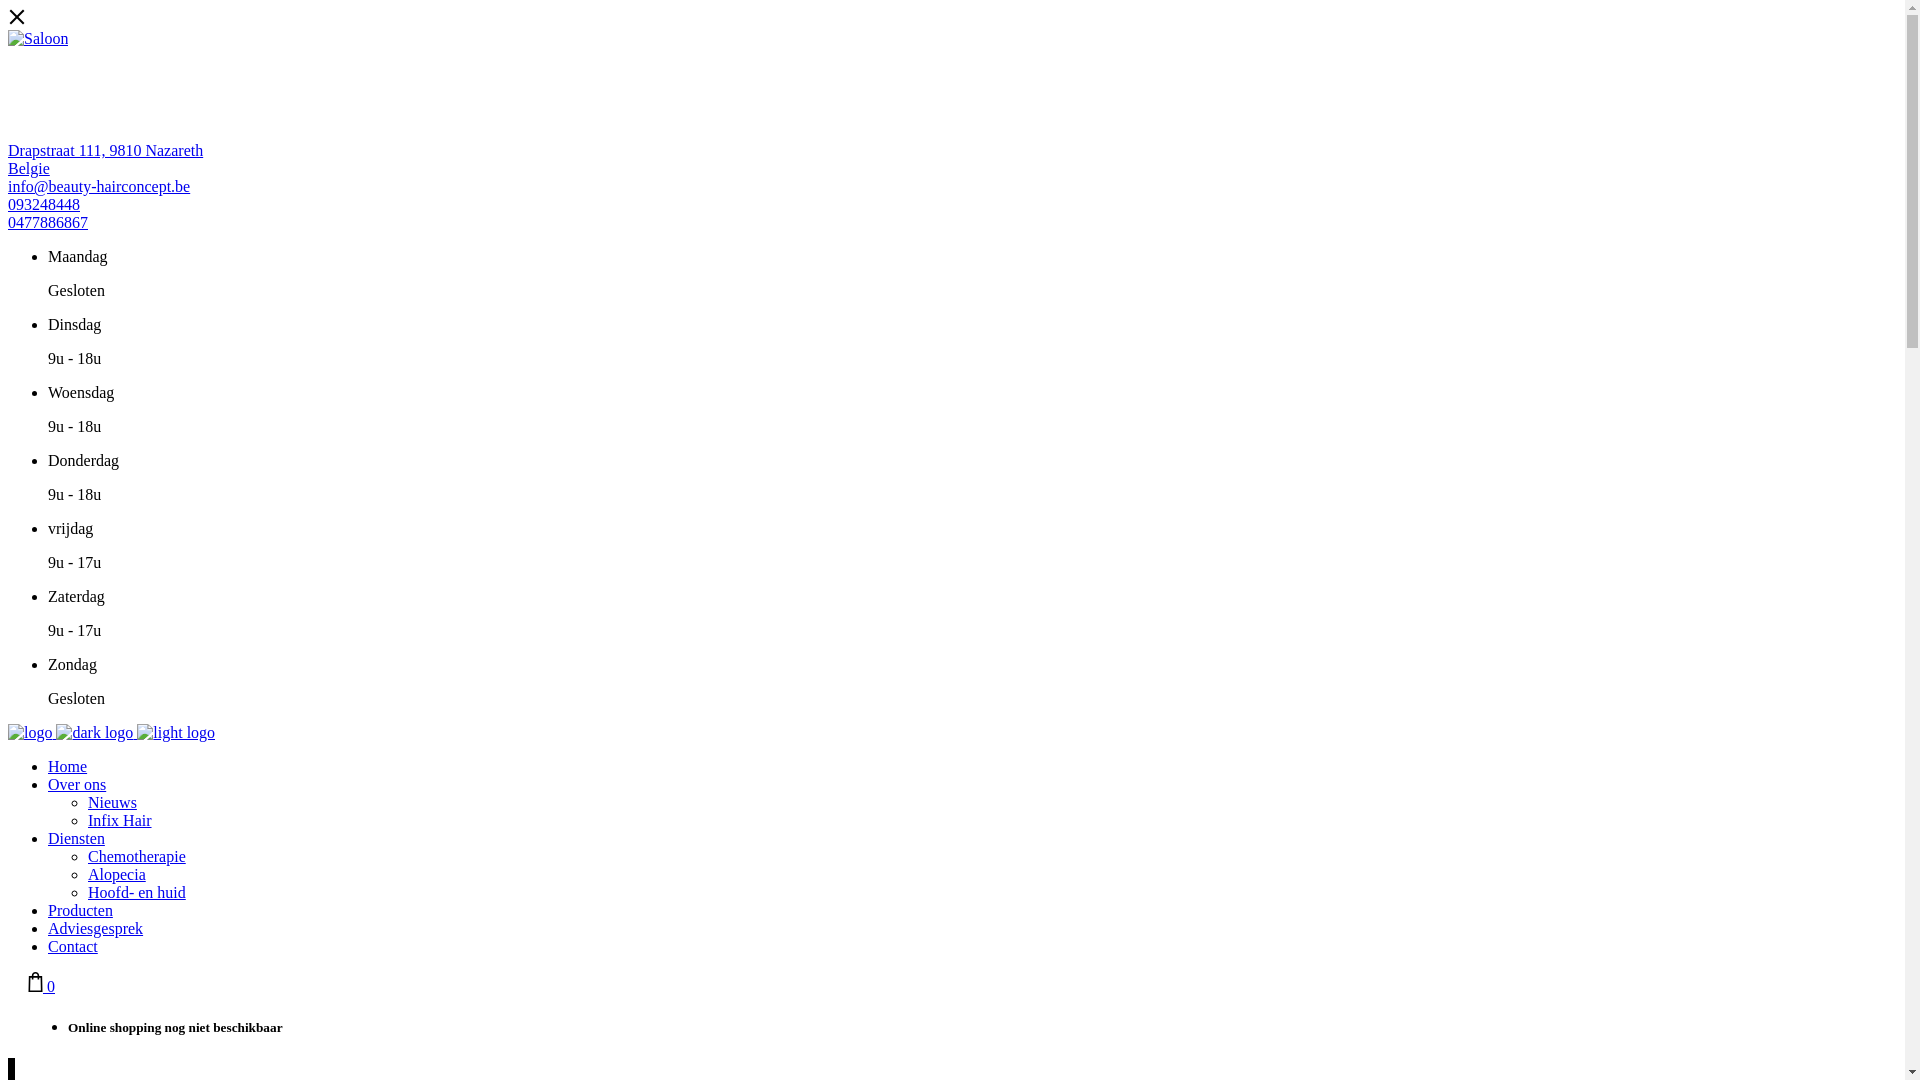 This screenshot has height=1080, width=1920. What do you see at coordinates (111, 801) in the screenshot?
I see `'Nieuws'` at bounding box center [111, 801].